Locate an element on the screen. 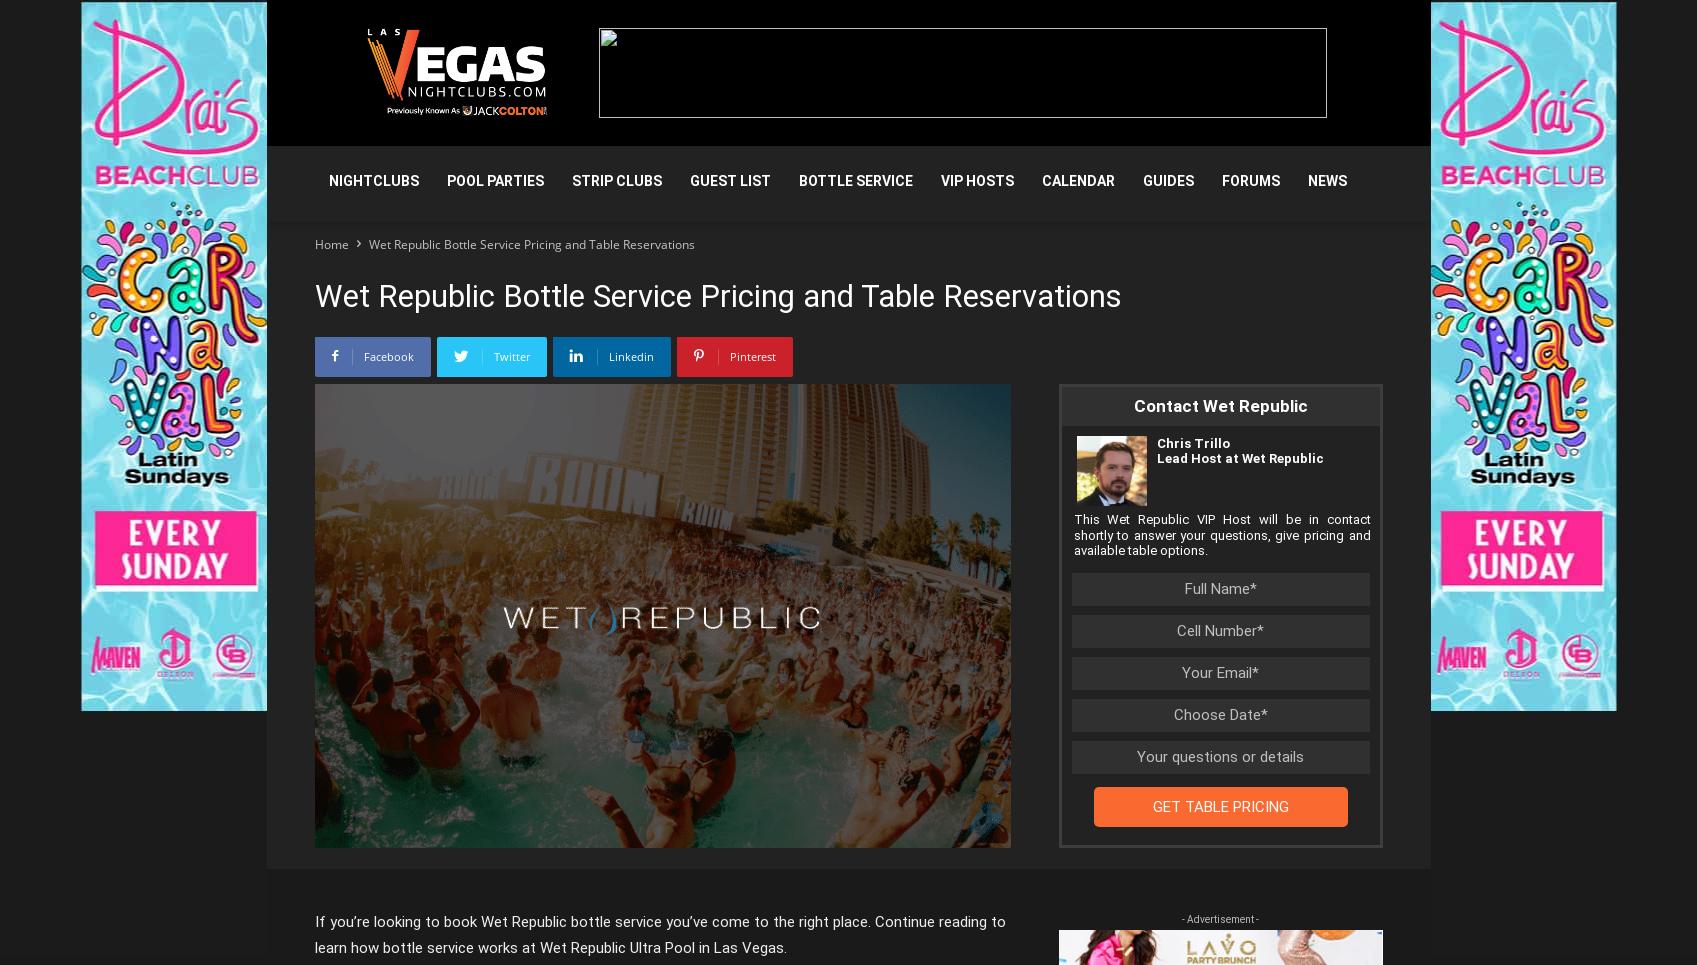 The height and width of the screenshot is (965, 1697). 'Pinterest' is located at coordinates (728, 356).